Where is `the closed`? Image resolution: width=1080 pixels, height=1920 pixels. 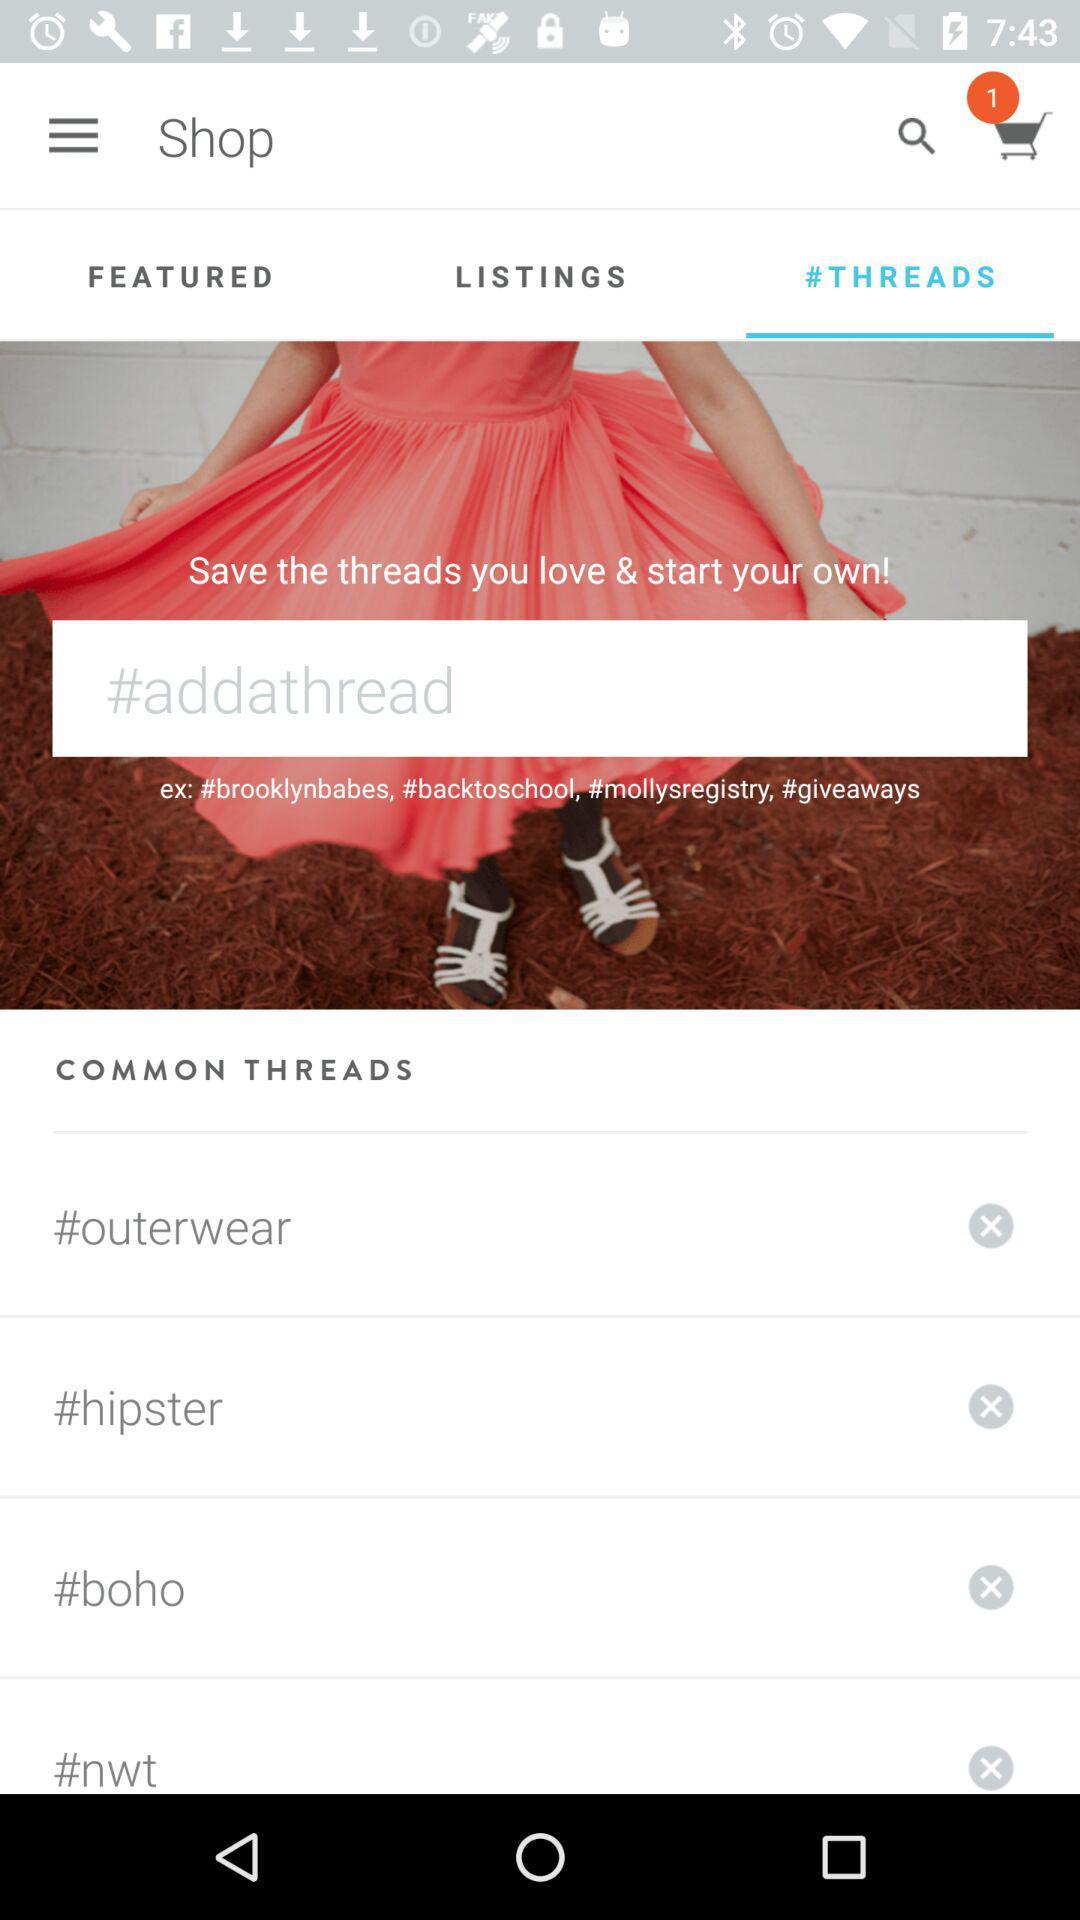
the closed is located at coordinates (991, 1405).